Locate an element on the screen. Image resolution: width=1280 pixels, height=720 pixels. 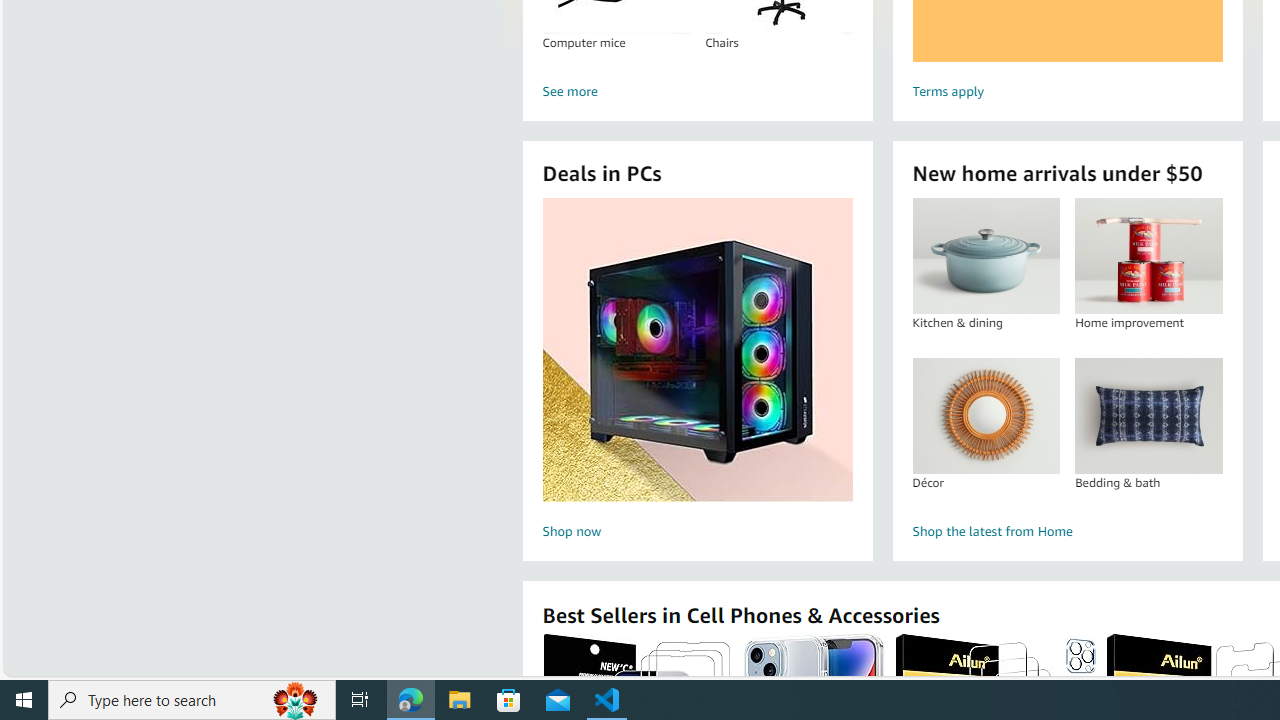
'Bedding & bath' is located at coordinates (1148, 414).